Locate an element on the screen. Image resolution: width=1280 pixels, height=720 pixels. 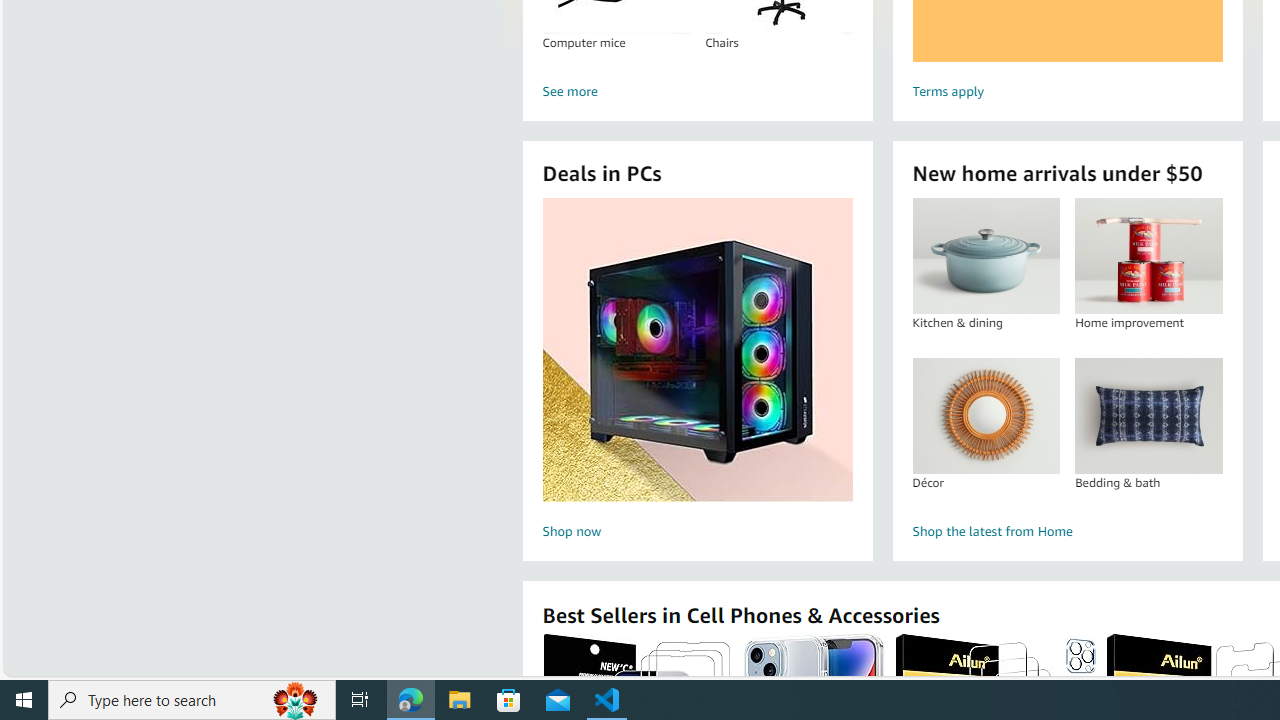
'Bedding & bath' is located at coordinates (1148, 414).